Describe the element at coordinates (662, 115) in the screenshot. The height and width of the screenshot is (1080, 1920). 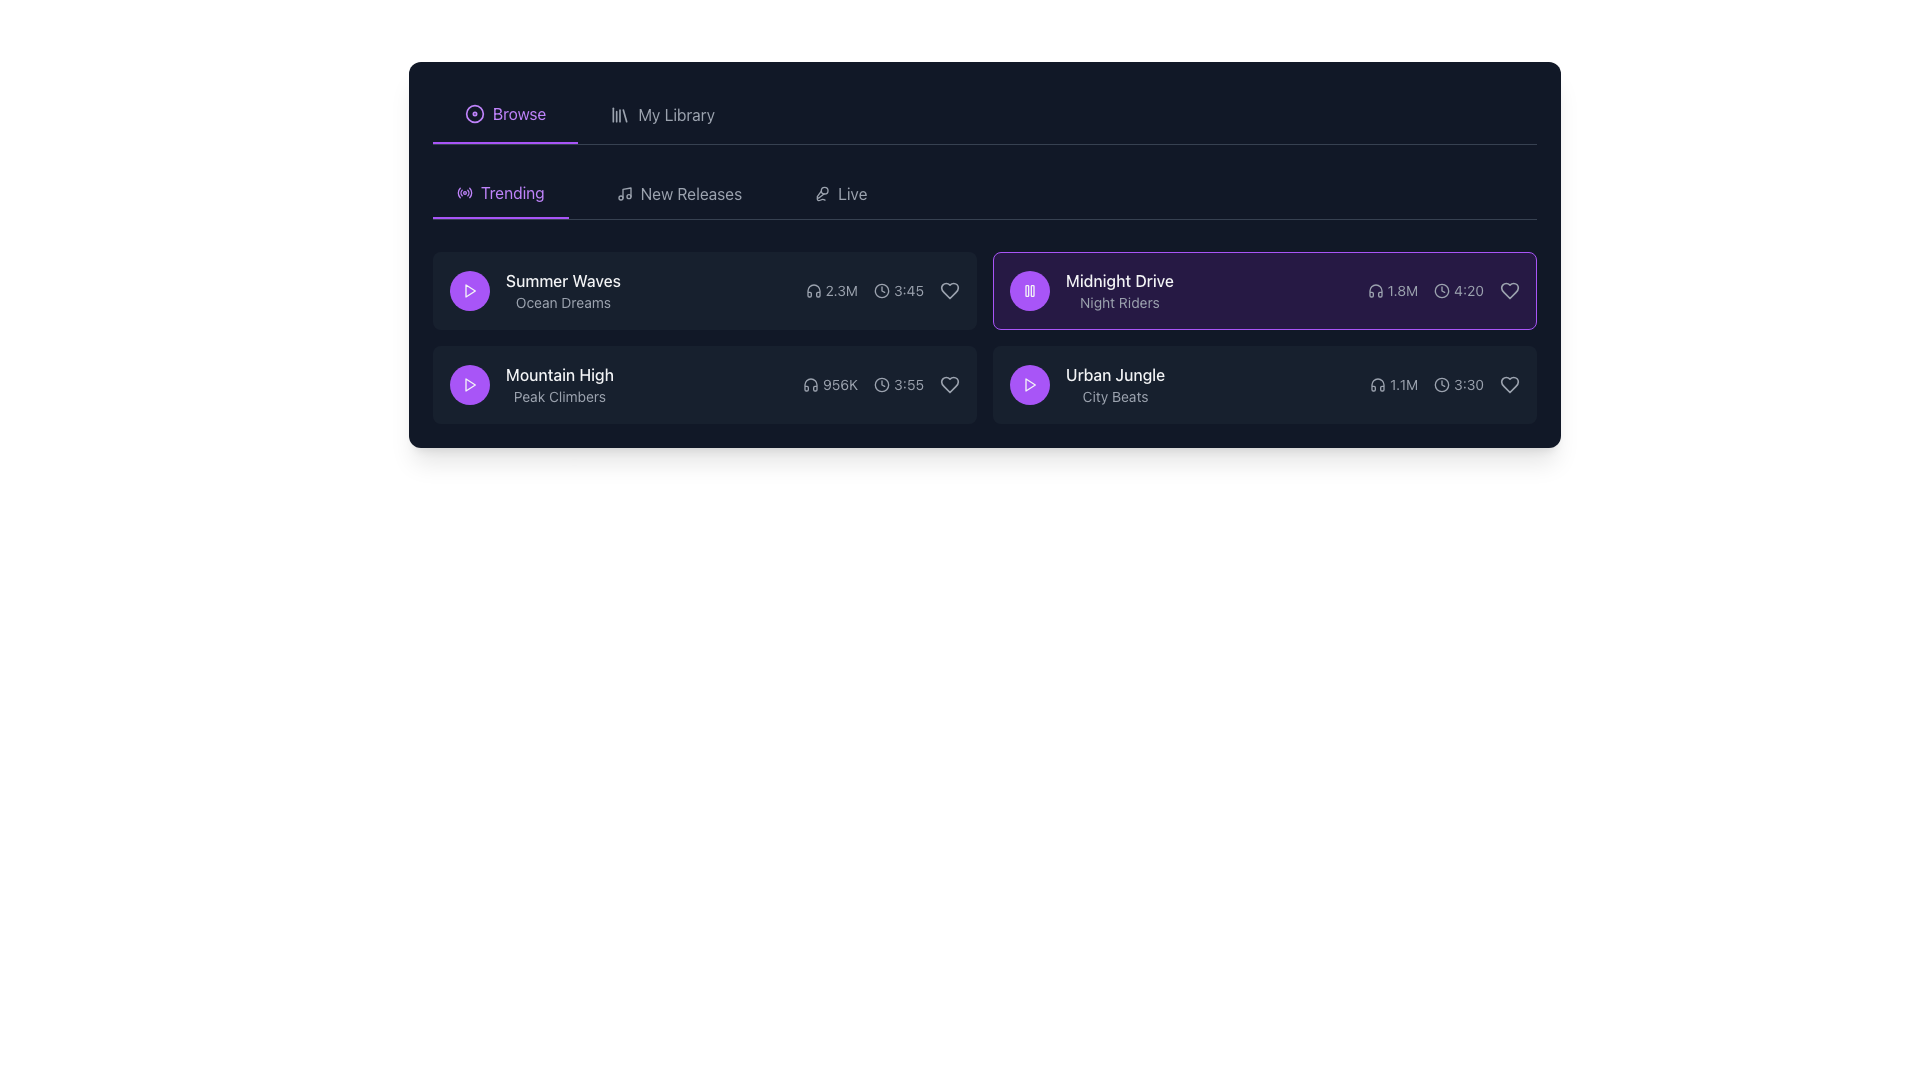
I see `the 'My Library' navigation button located in the horizontal menu at the top of the interface` at that location.